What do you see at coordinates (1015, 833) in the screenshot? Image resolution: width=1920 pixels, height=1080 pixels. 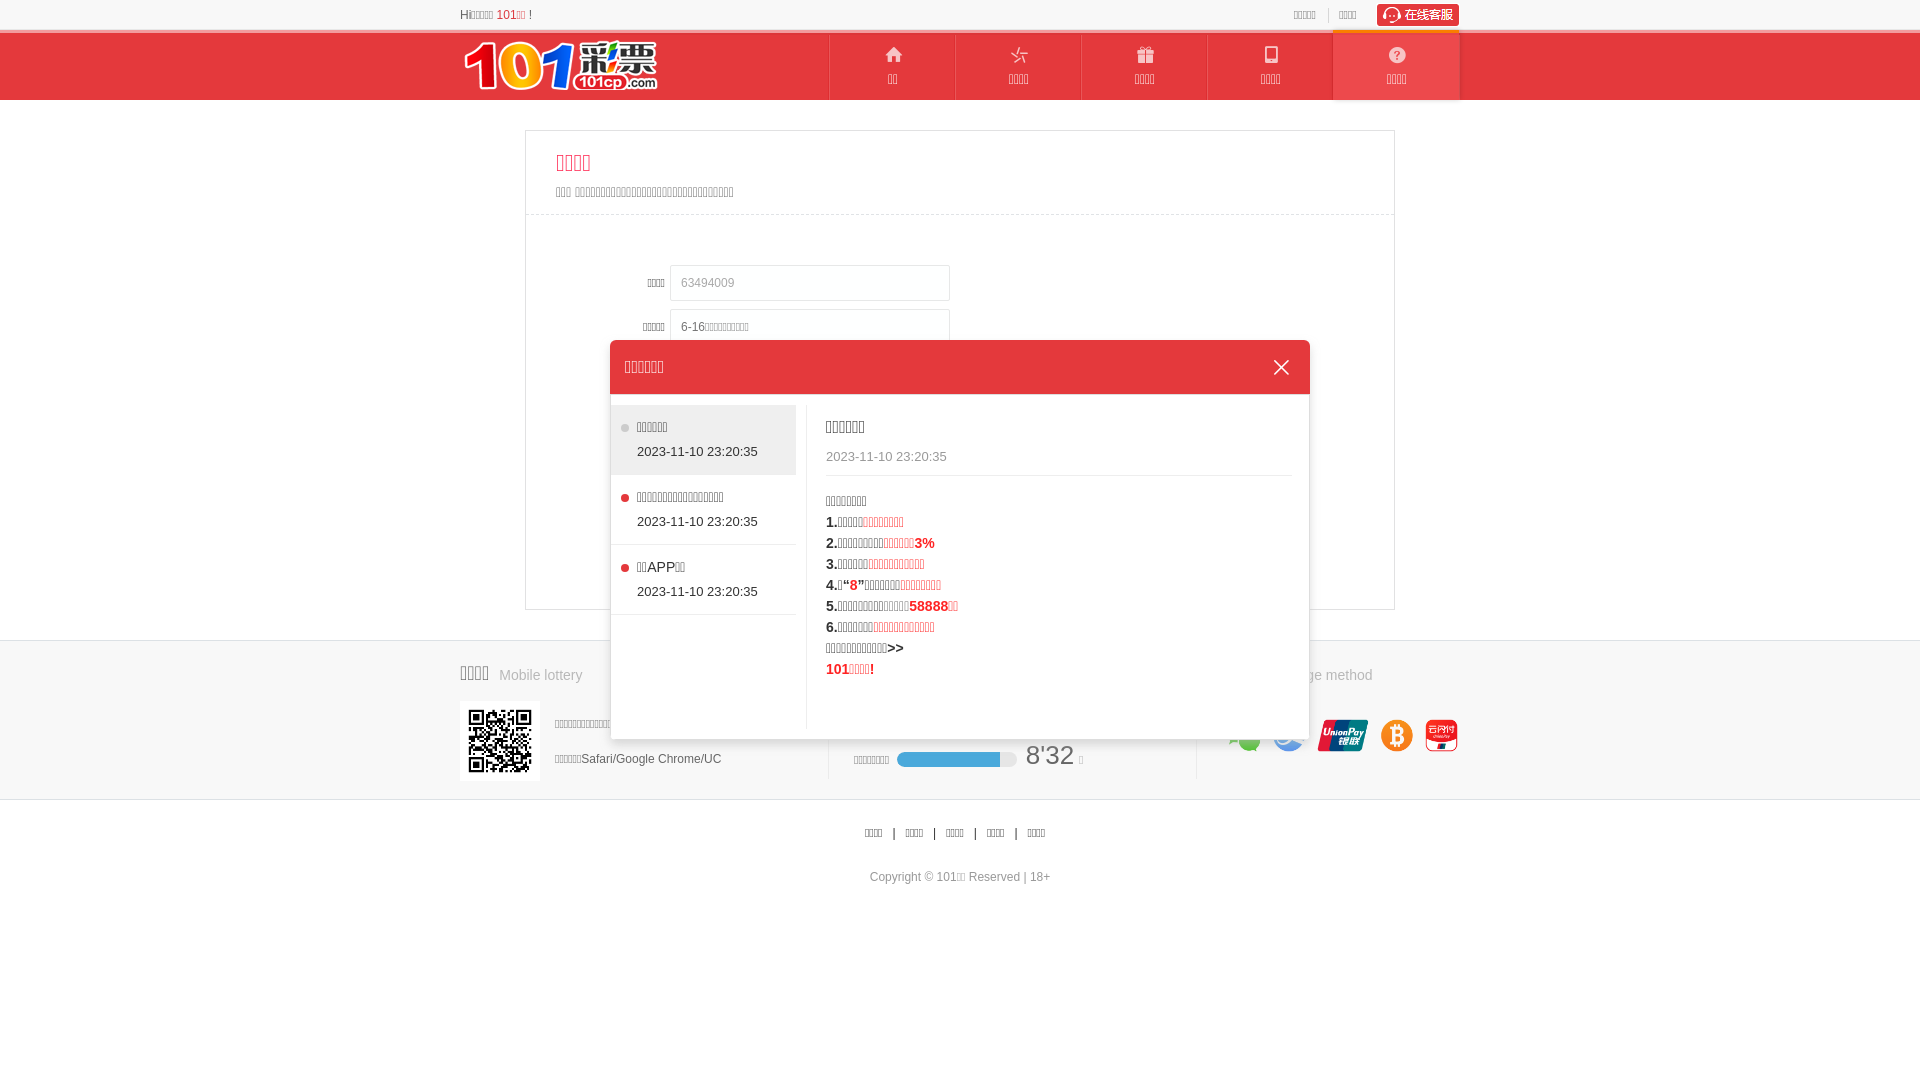 I see `'|'` at bounding box center [1015, 833].